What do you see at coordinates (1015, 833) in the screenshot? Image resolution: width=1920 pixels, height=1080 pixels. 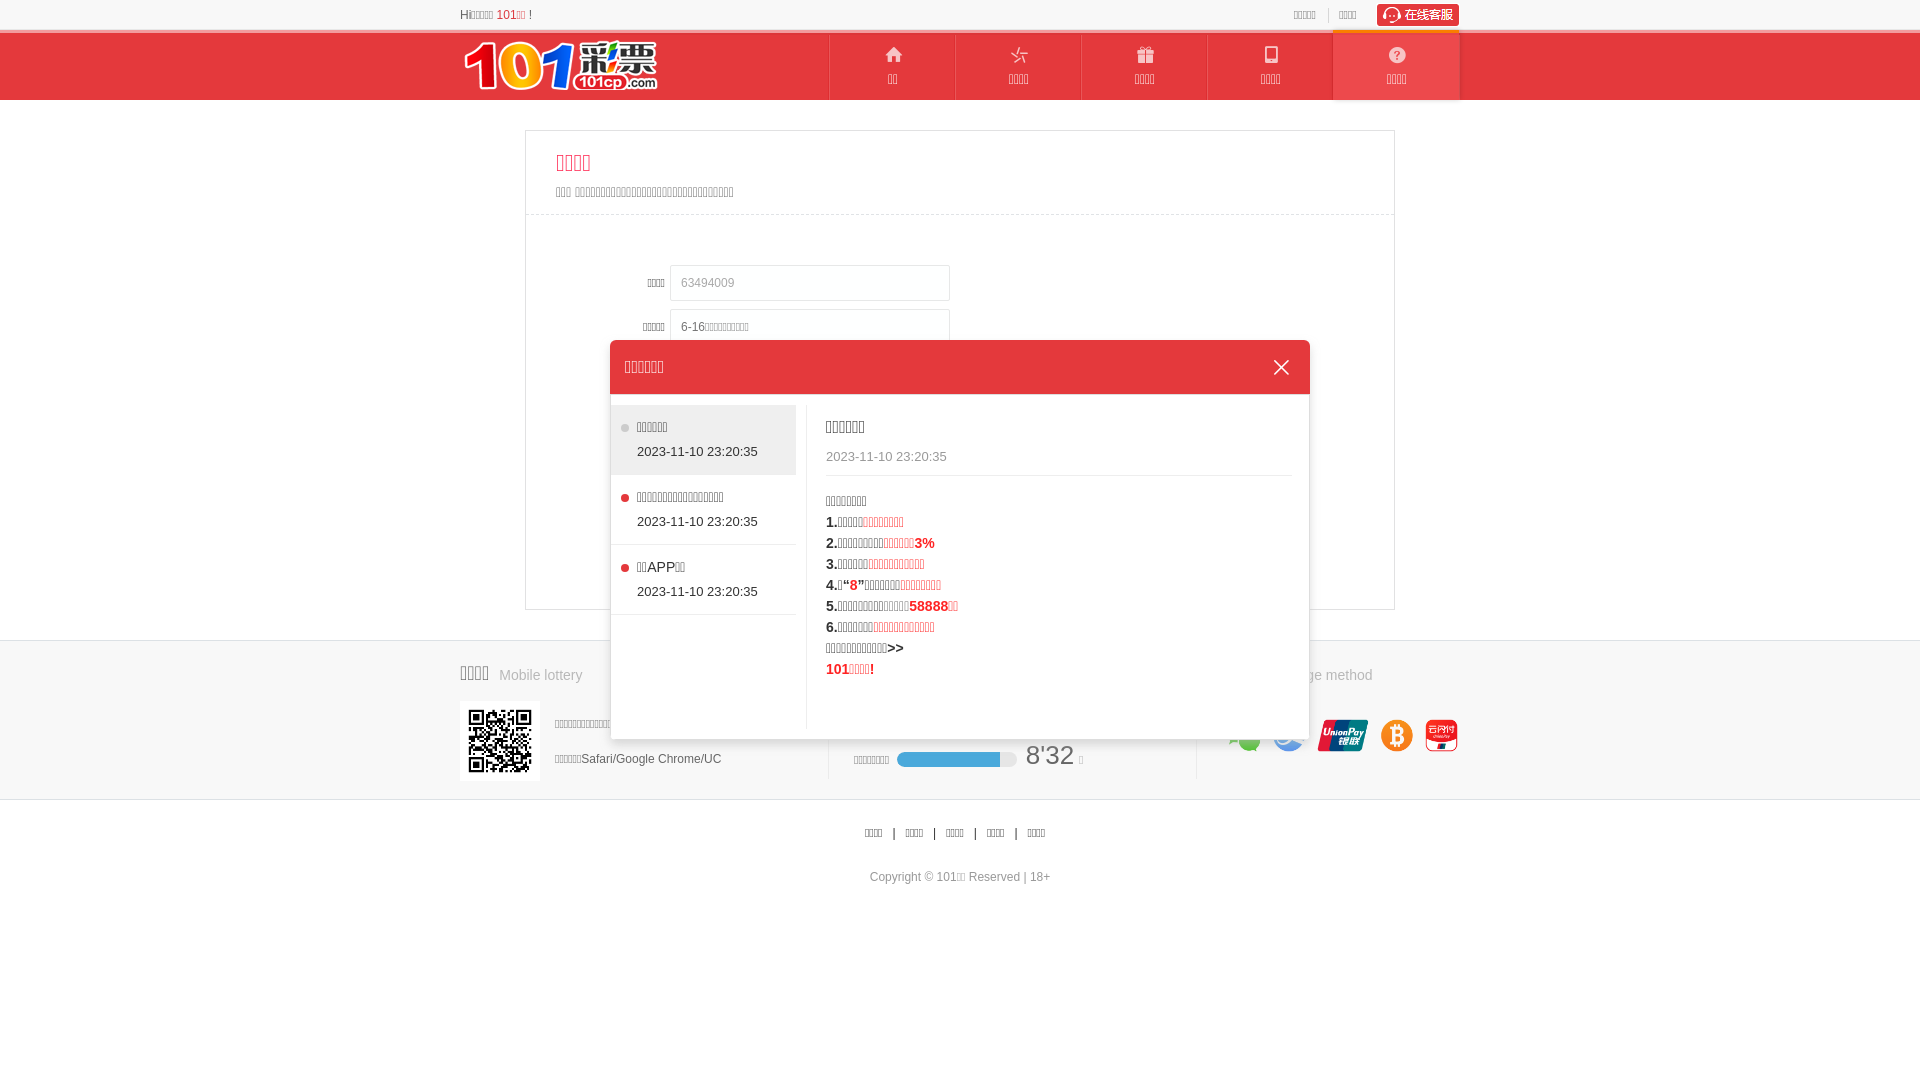 I see `'|'` at bounding box center [1015, 833].